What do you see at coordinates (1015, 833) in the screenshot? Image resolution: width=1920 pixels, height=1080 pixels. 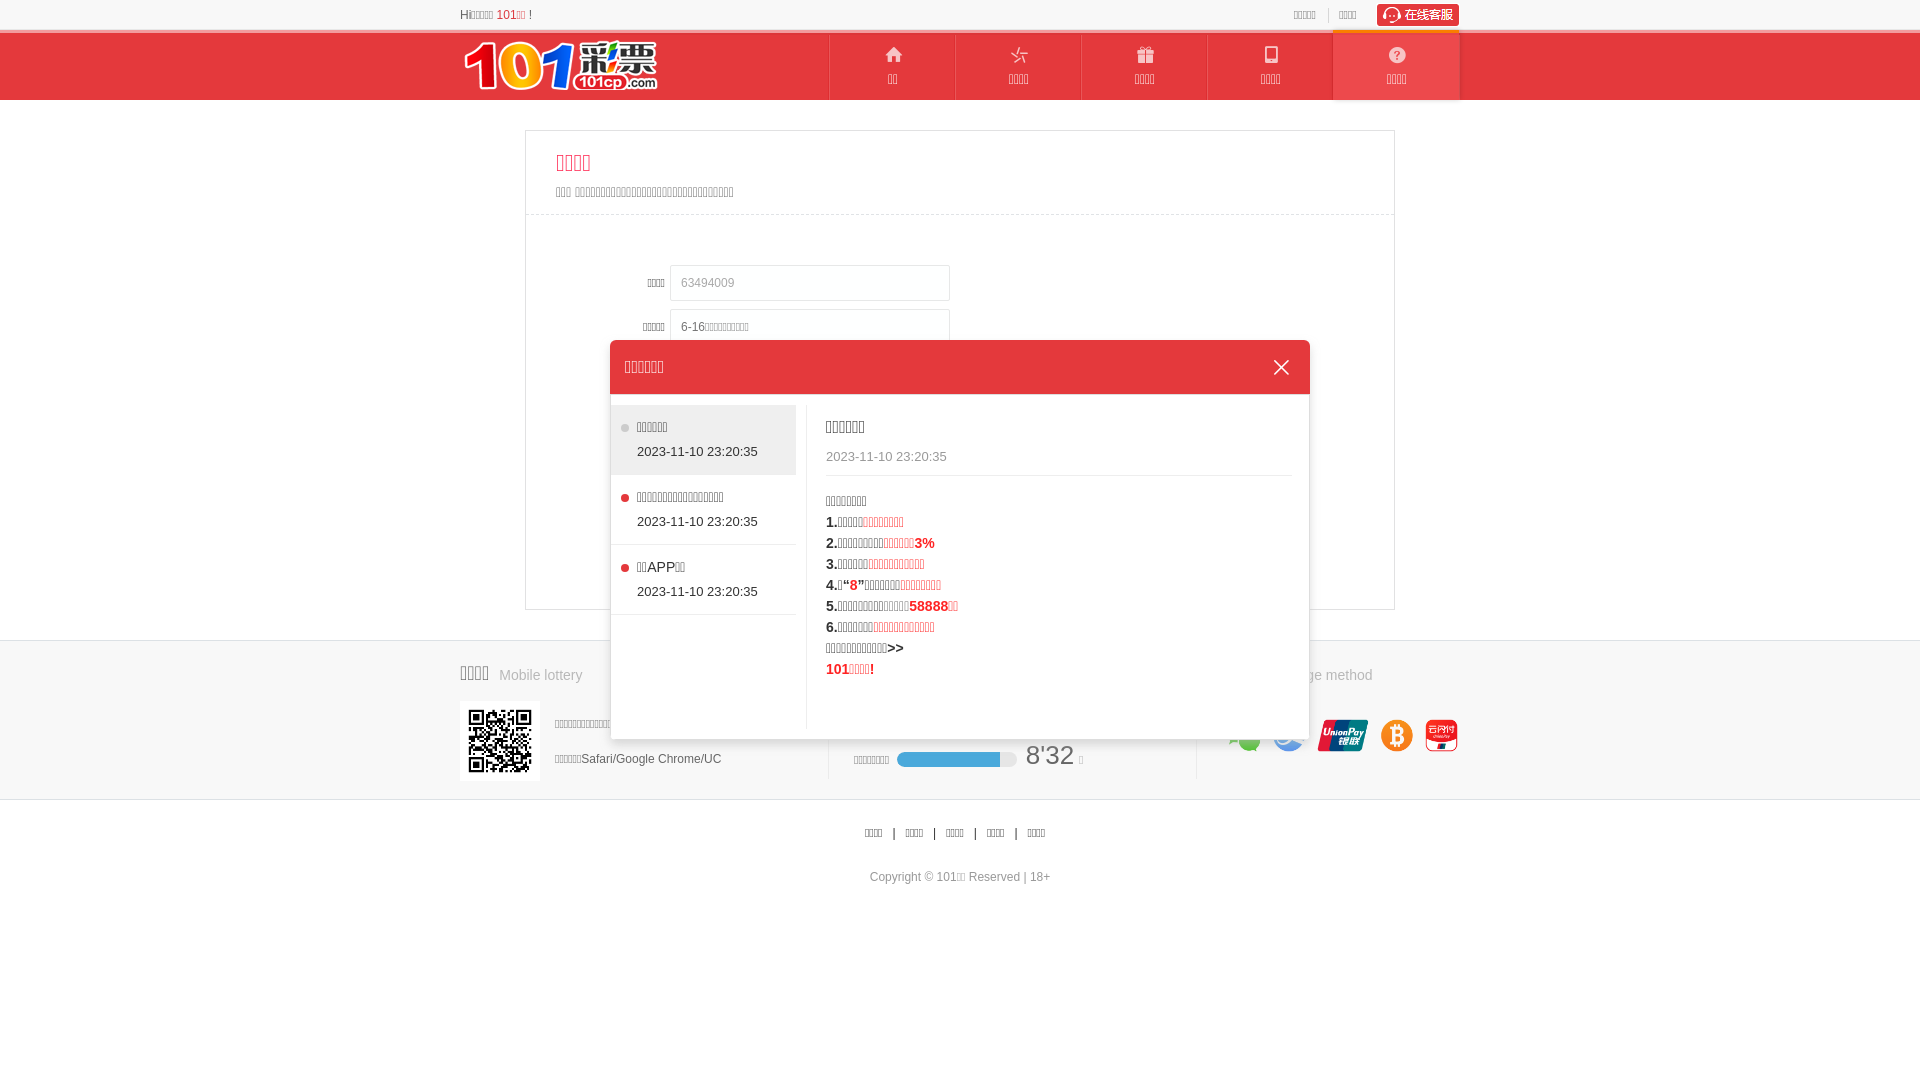 I see `'|'` at bounding box center [1015, 833].